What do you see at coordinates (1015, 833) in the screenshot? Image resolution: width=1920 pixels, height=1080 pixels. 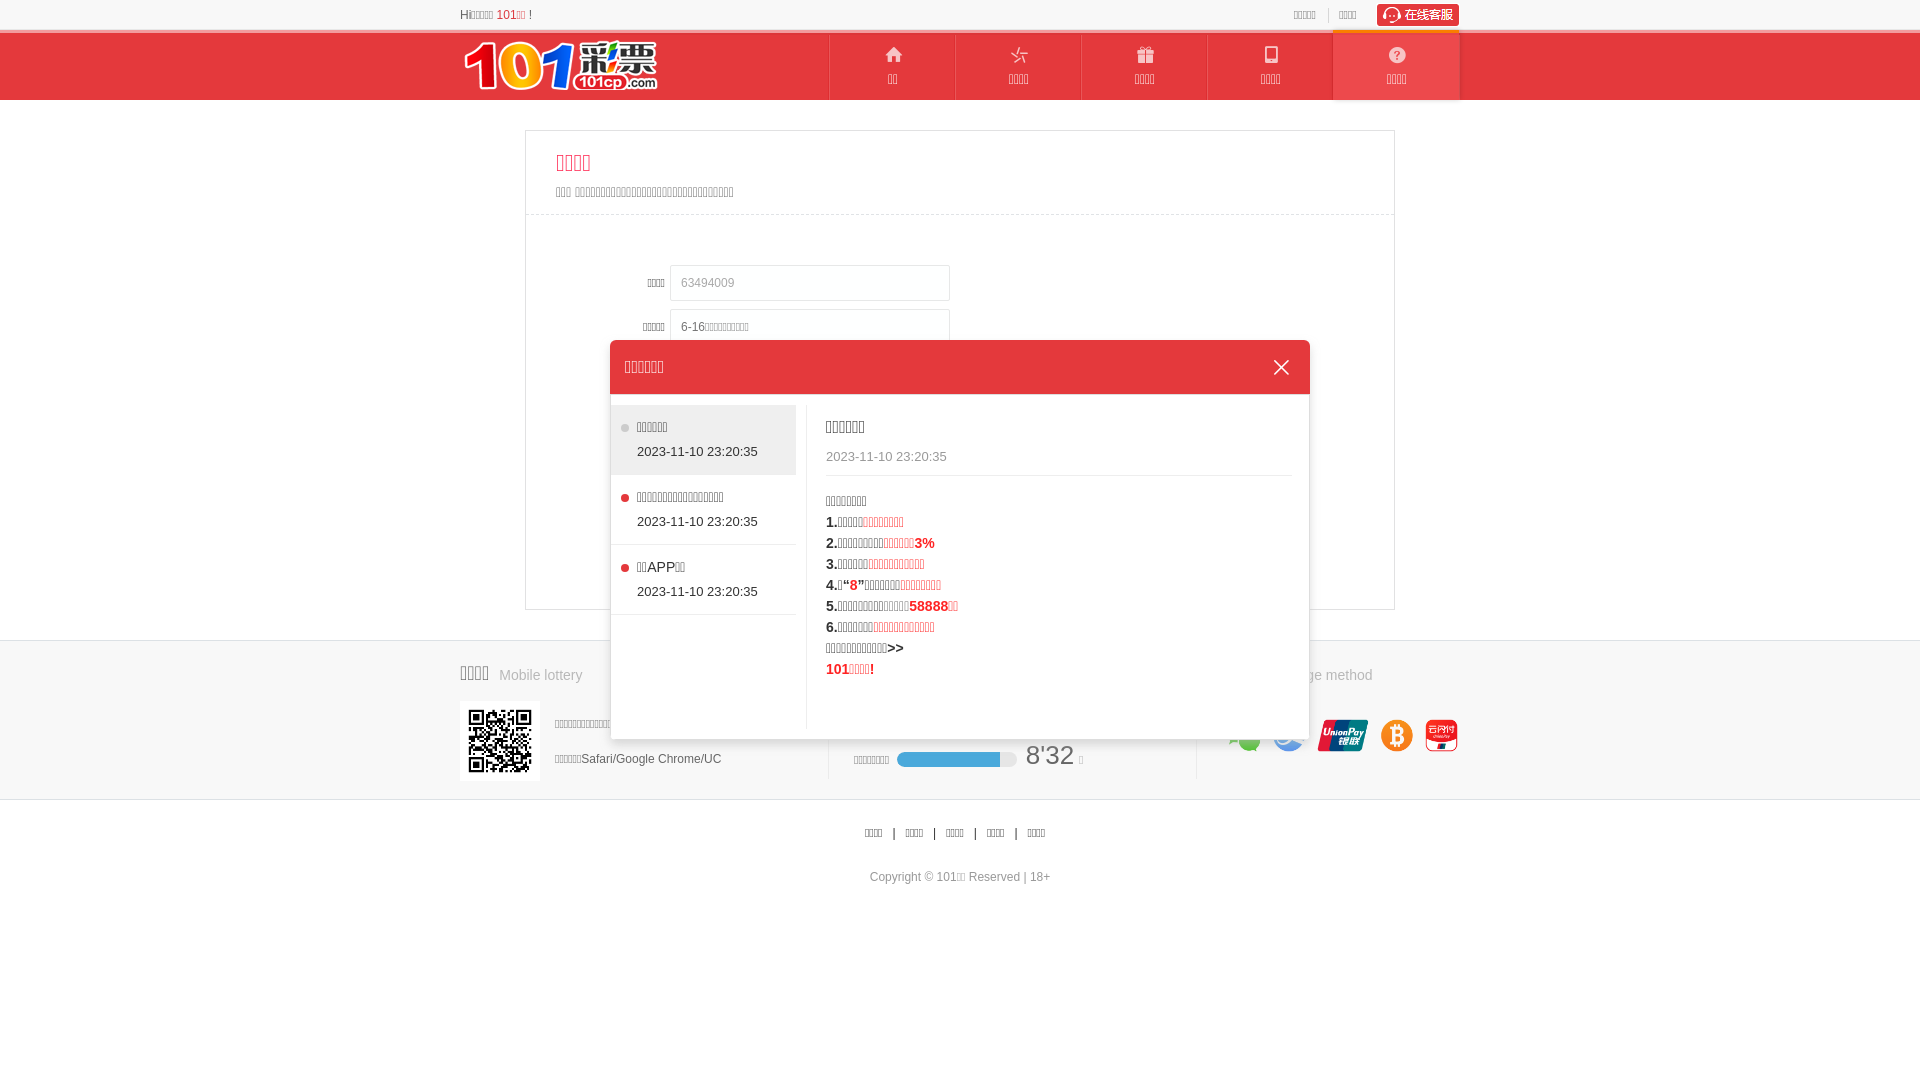 I see `'|'` at bounding box center [1015, 833].